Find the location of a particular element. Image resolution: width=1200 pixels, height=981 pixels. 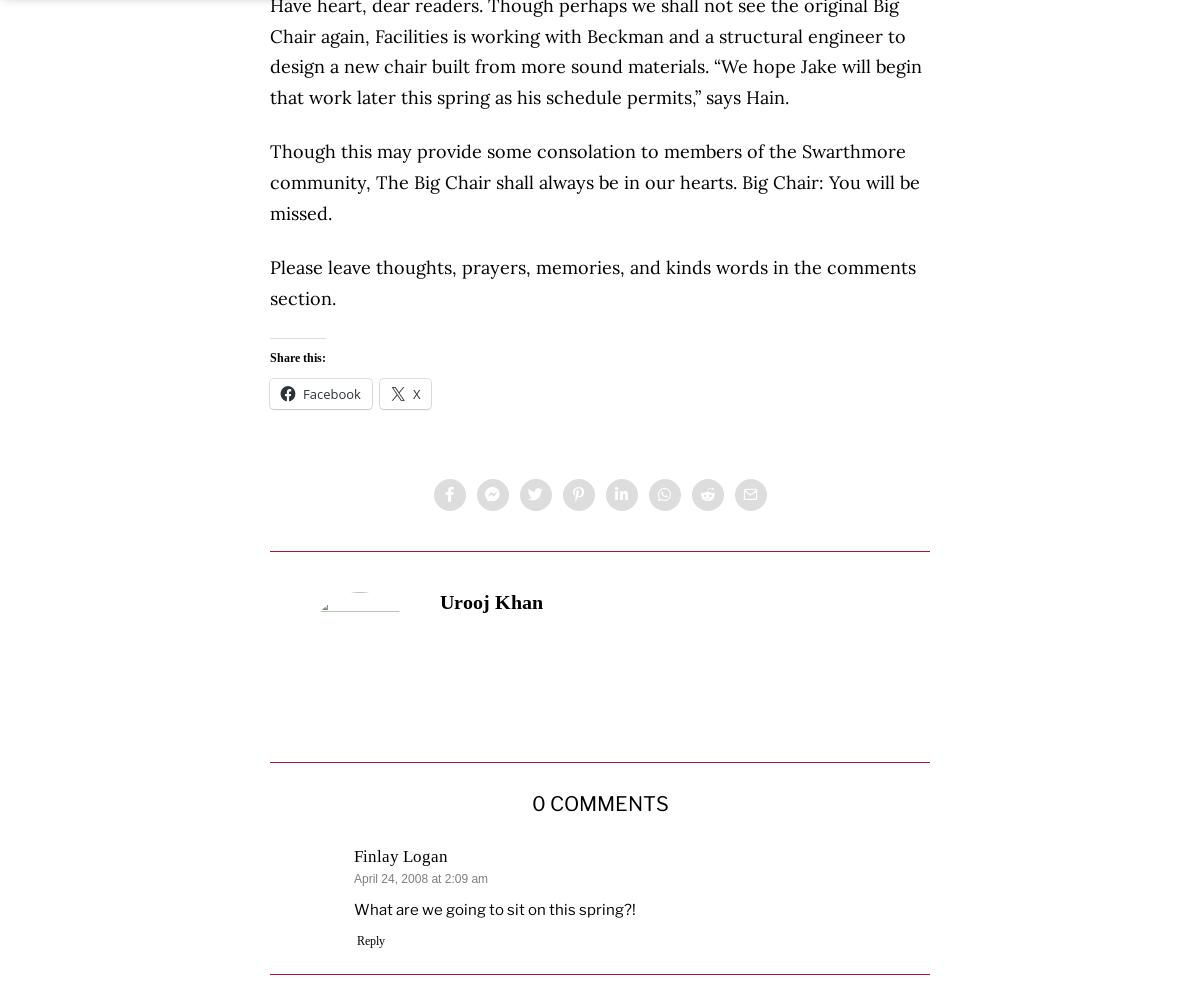

'Finlay Logan' is located at coordinates (401, 855).